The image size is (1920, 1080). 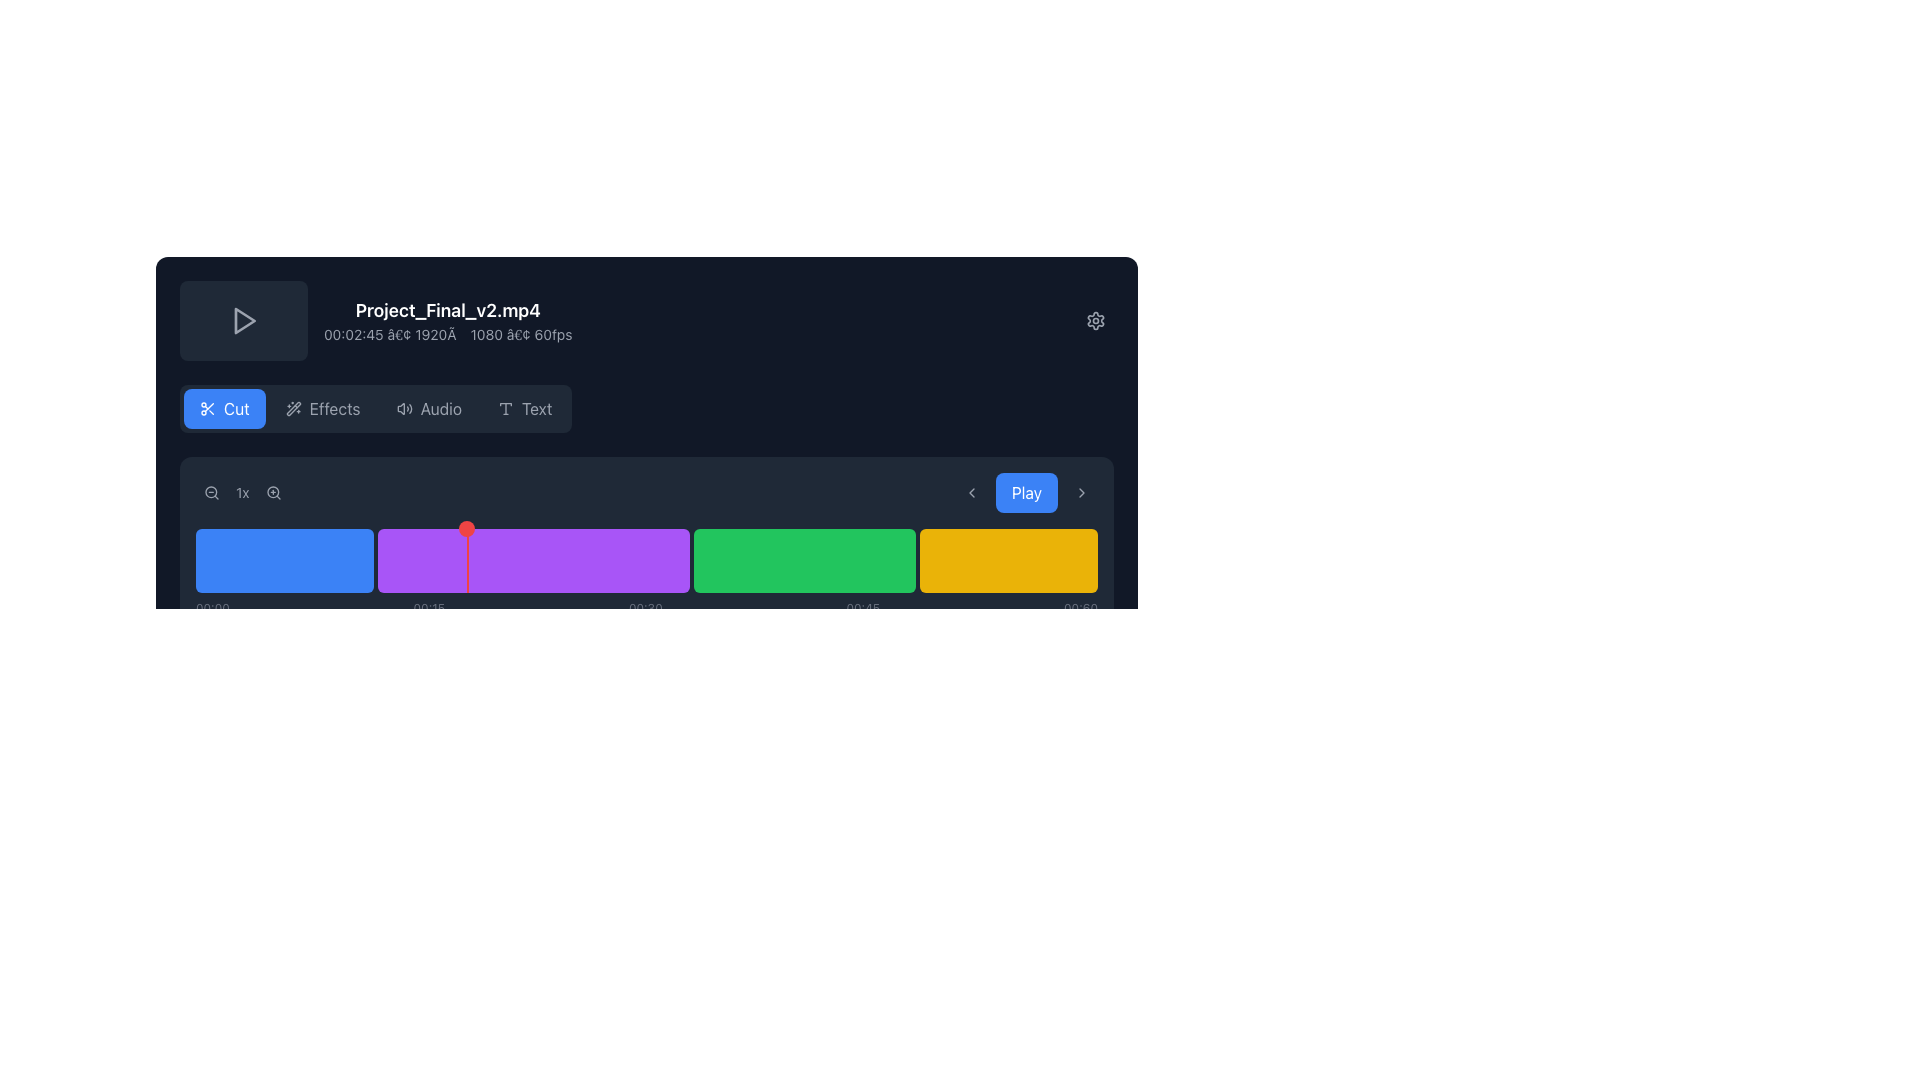 What do you see at coordinates (1026, 493) in the screenshot?
I see `the 'Play' button, a rectangular button with rounded corners, blue background, and white text, located in the lower section of the interface to initiate playback` at bounding box center [1026, 493].